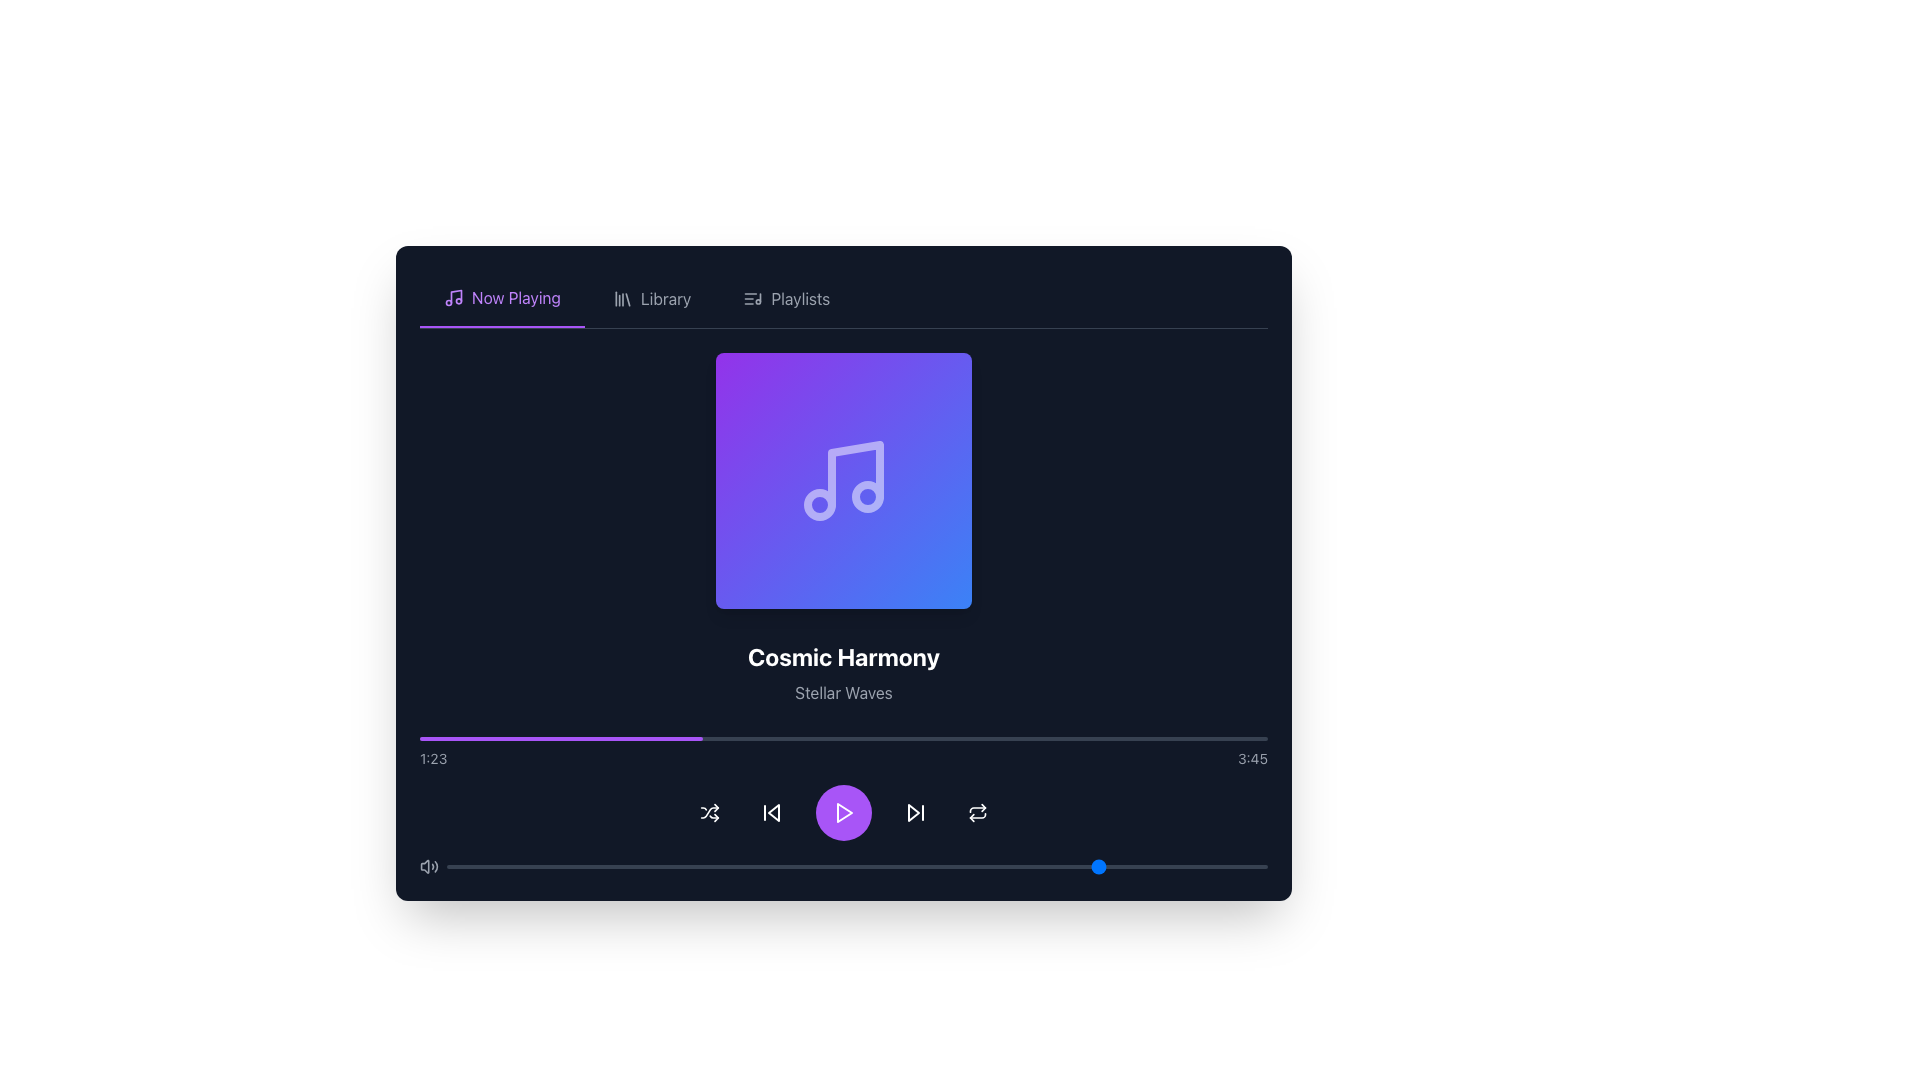 Image resolution: width=1920 pixels, height=1080 pixels. Describe the element at coordinates (710, 813) in the screenshot. I see `the shuffle toggle button located at the bottom center of the interface` at that location.